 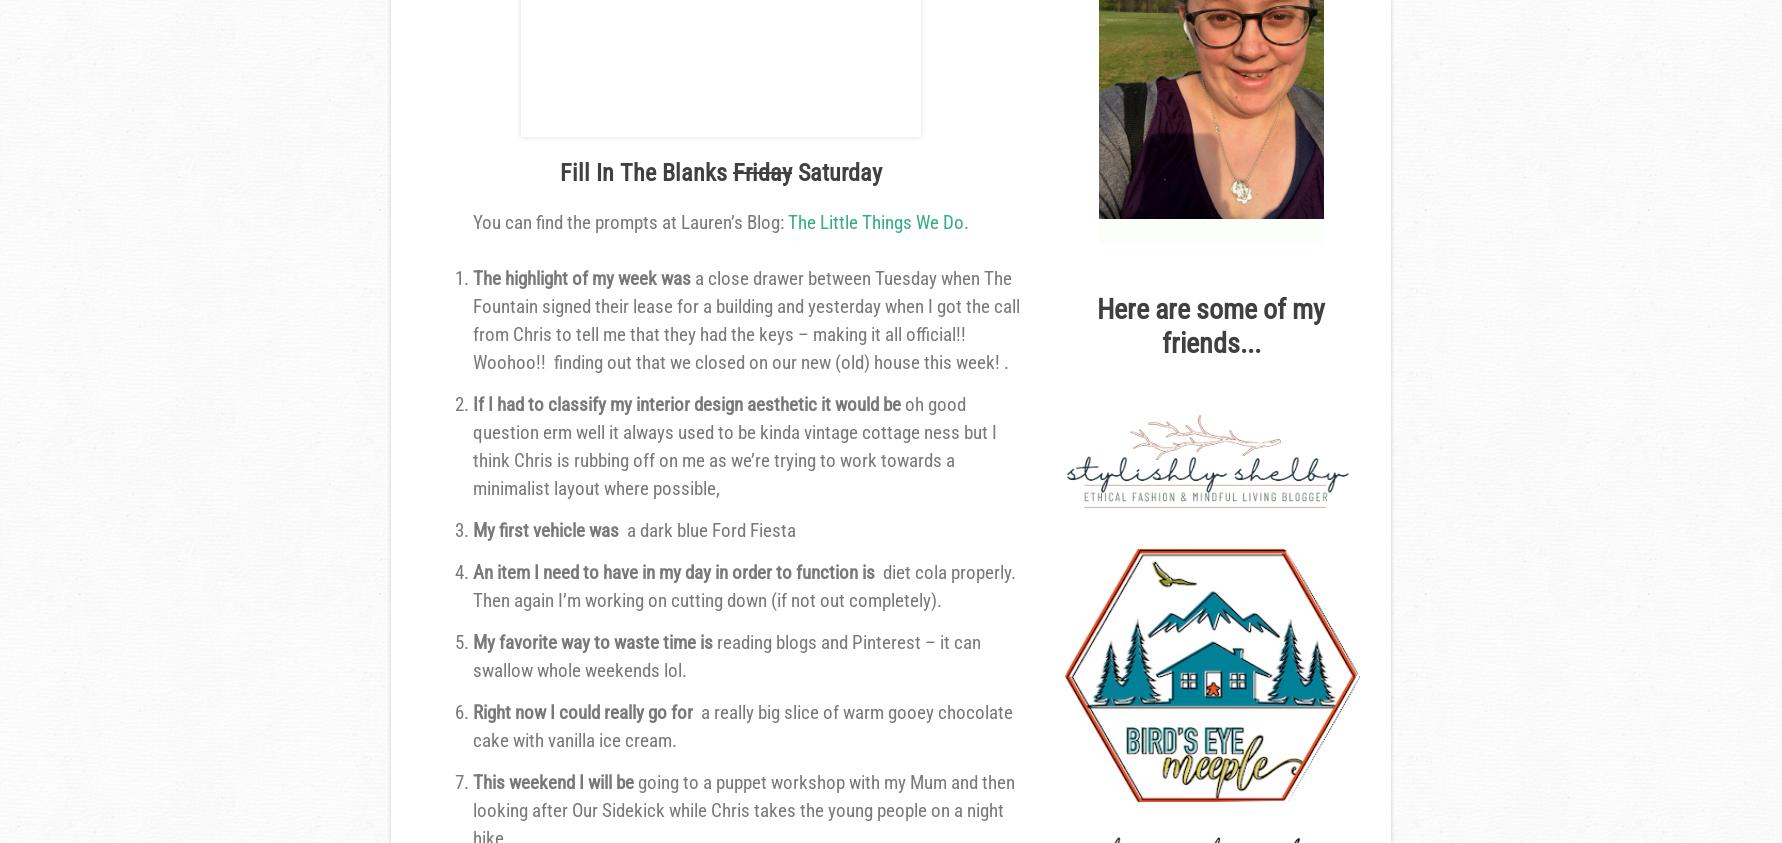 I want to click on 'This weekend I will be', so click(x=471, y=782).